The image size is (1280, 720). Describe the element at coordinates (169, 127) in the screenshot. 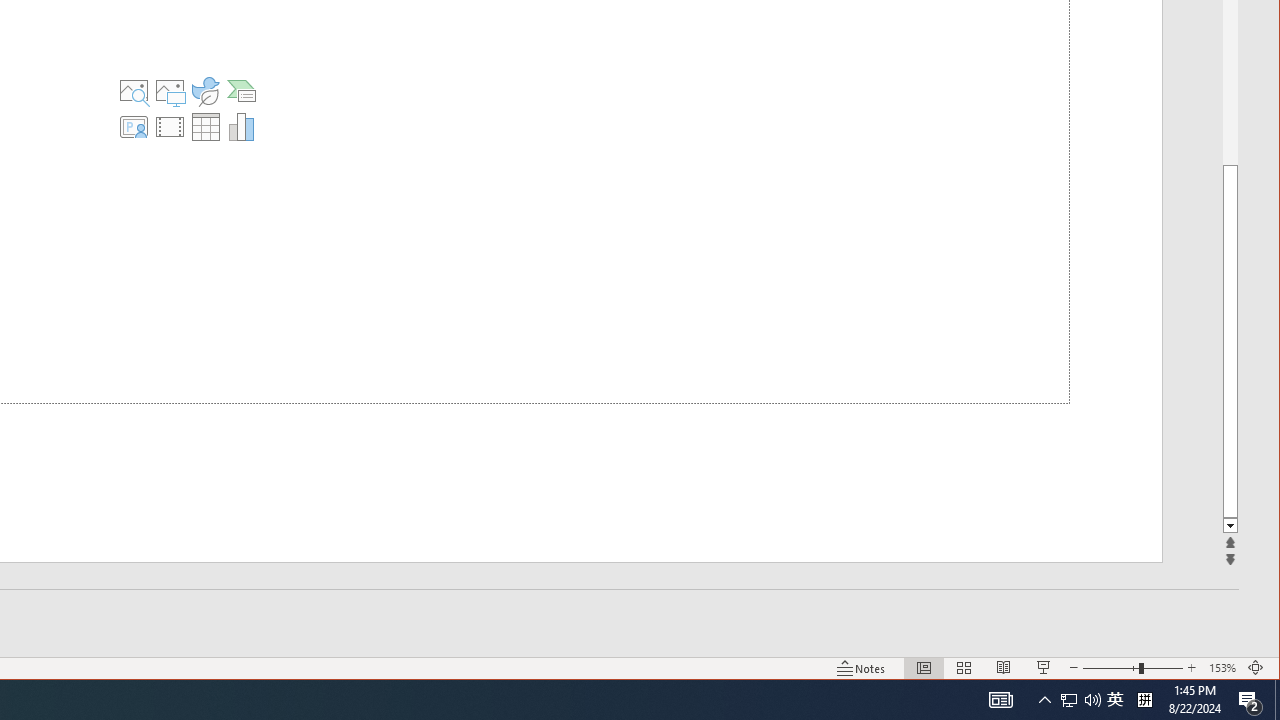

I see `'Insert Video'` at that location.